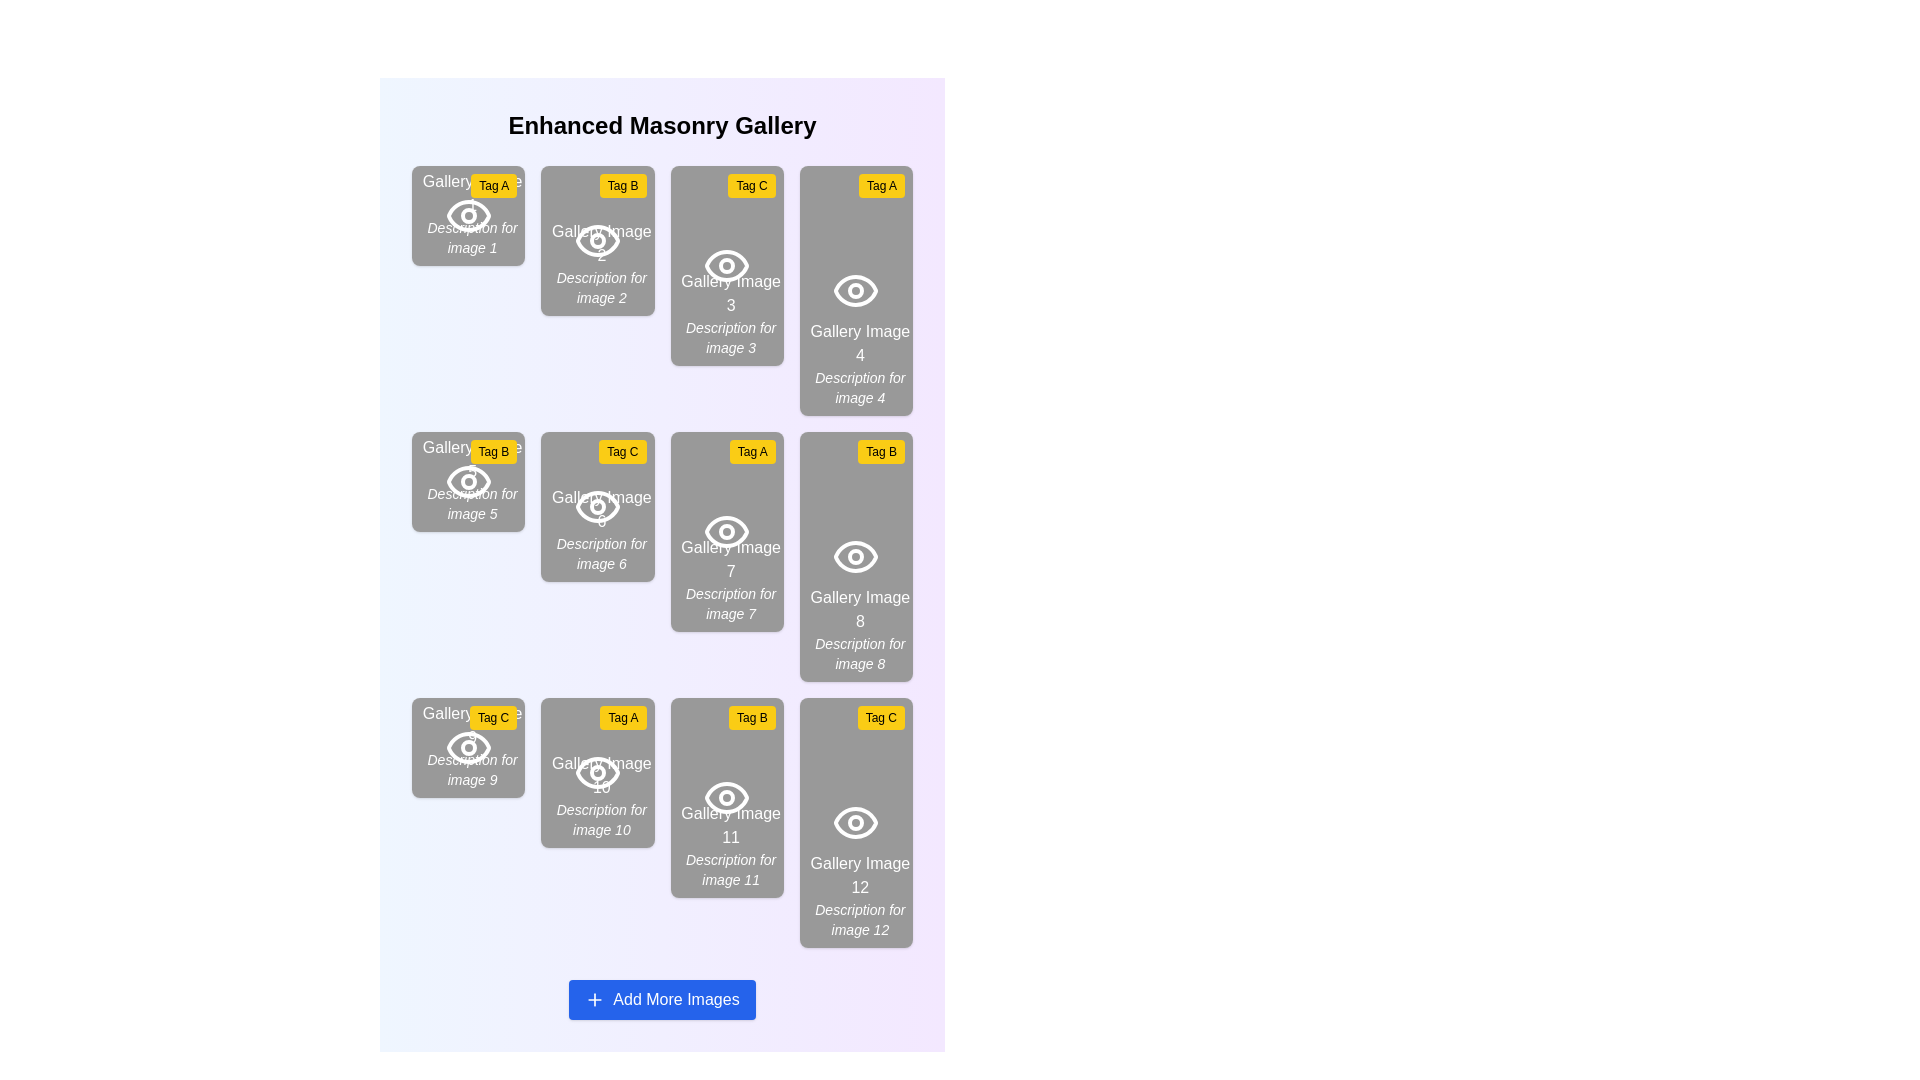  I want to click on the informational label in the top-right corner of the gallery card labeled 'Gallery Image 7', so click(751, 451).